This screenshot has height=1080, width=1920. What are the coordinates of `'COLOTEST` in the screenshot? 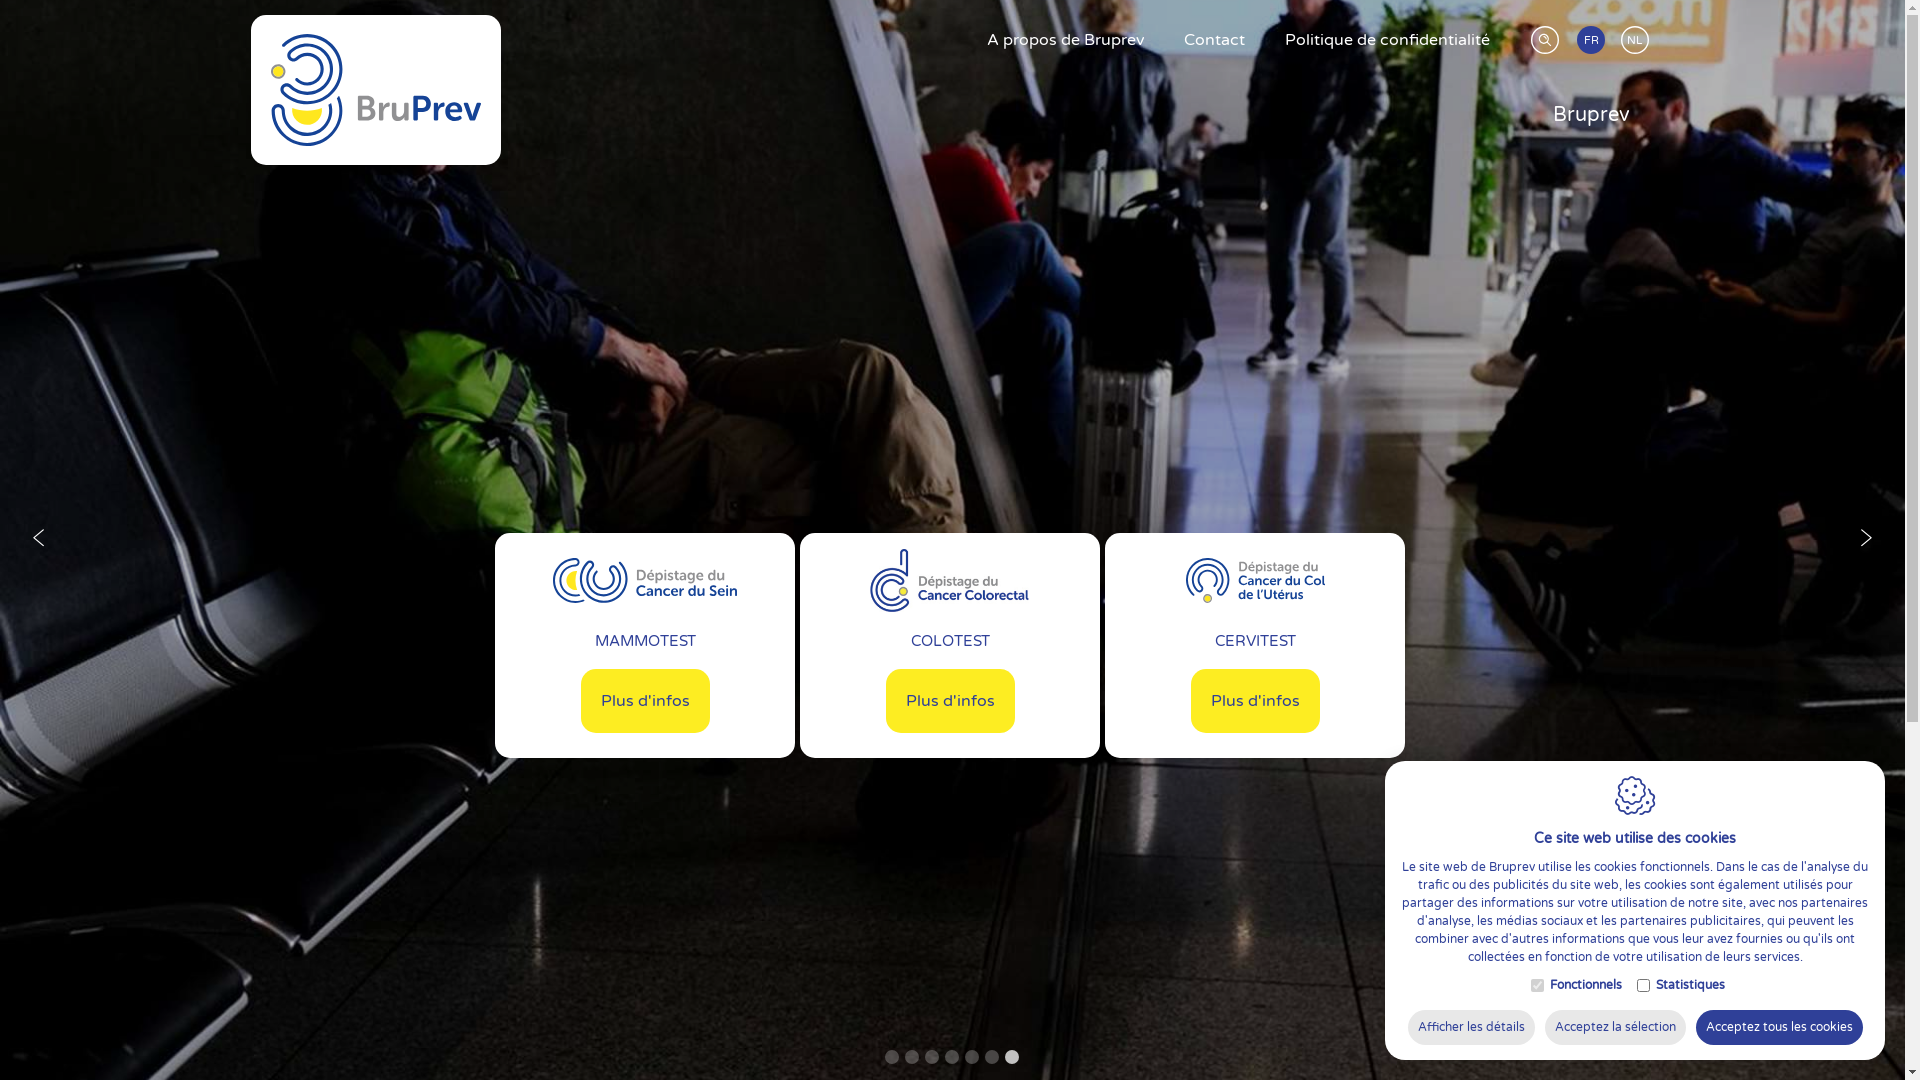 It's located at (949, 645).